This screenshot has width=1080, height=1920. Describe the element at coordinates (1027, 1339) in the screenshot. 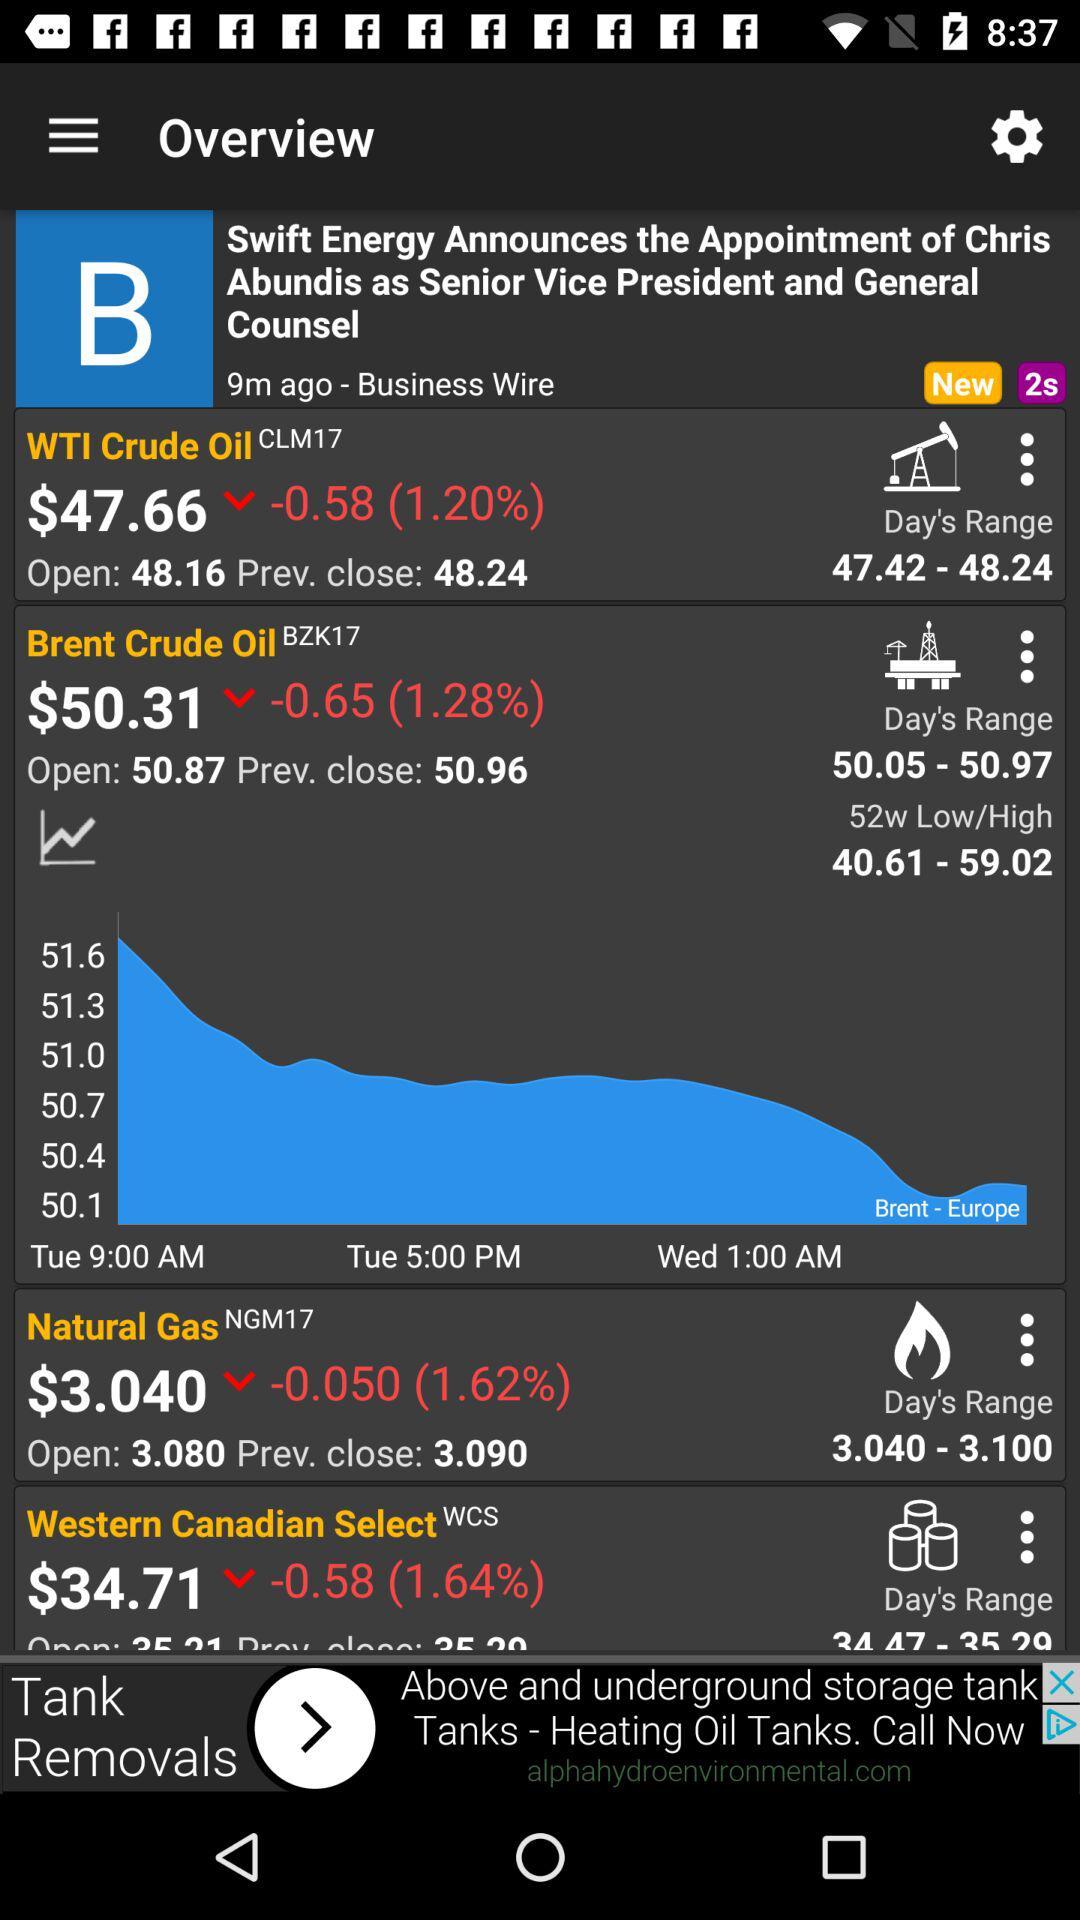

I see `option` at that location.